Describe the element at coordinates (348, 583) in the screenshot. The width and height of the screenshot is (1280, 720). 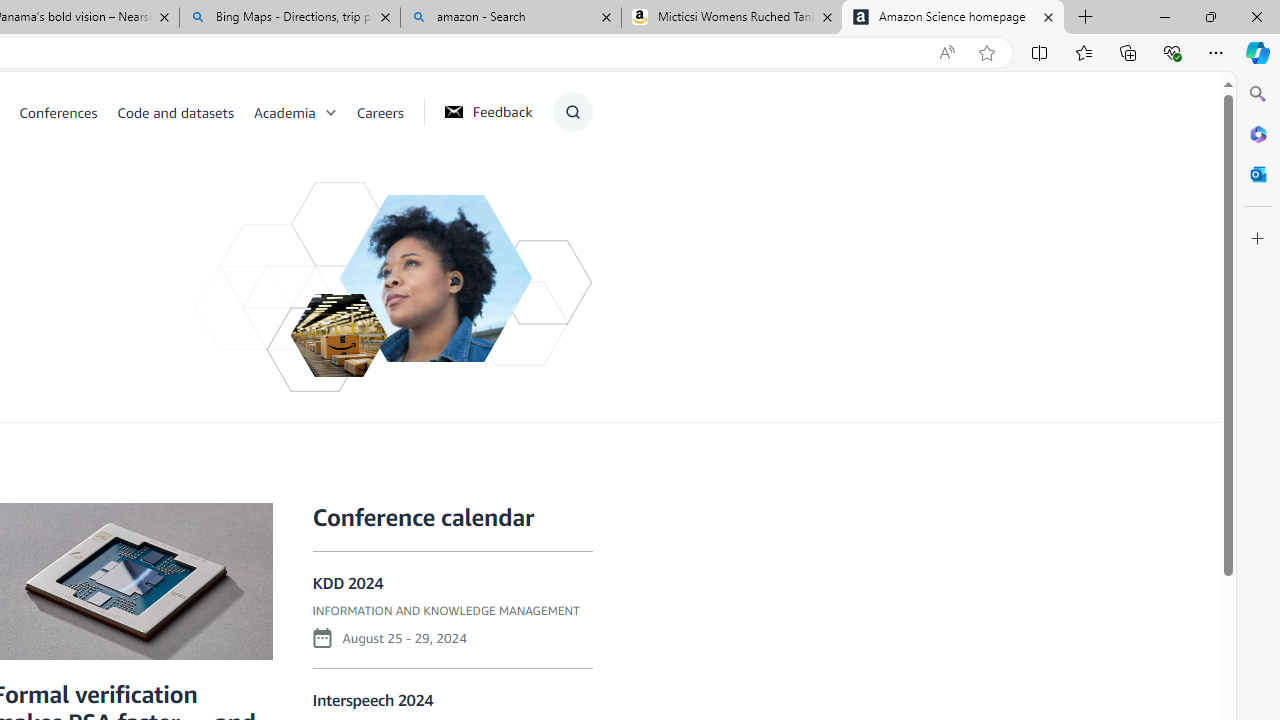
I see `'KDD 2024'` at that location.